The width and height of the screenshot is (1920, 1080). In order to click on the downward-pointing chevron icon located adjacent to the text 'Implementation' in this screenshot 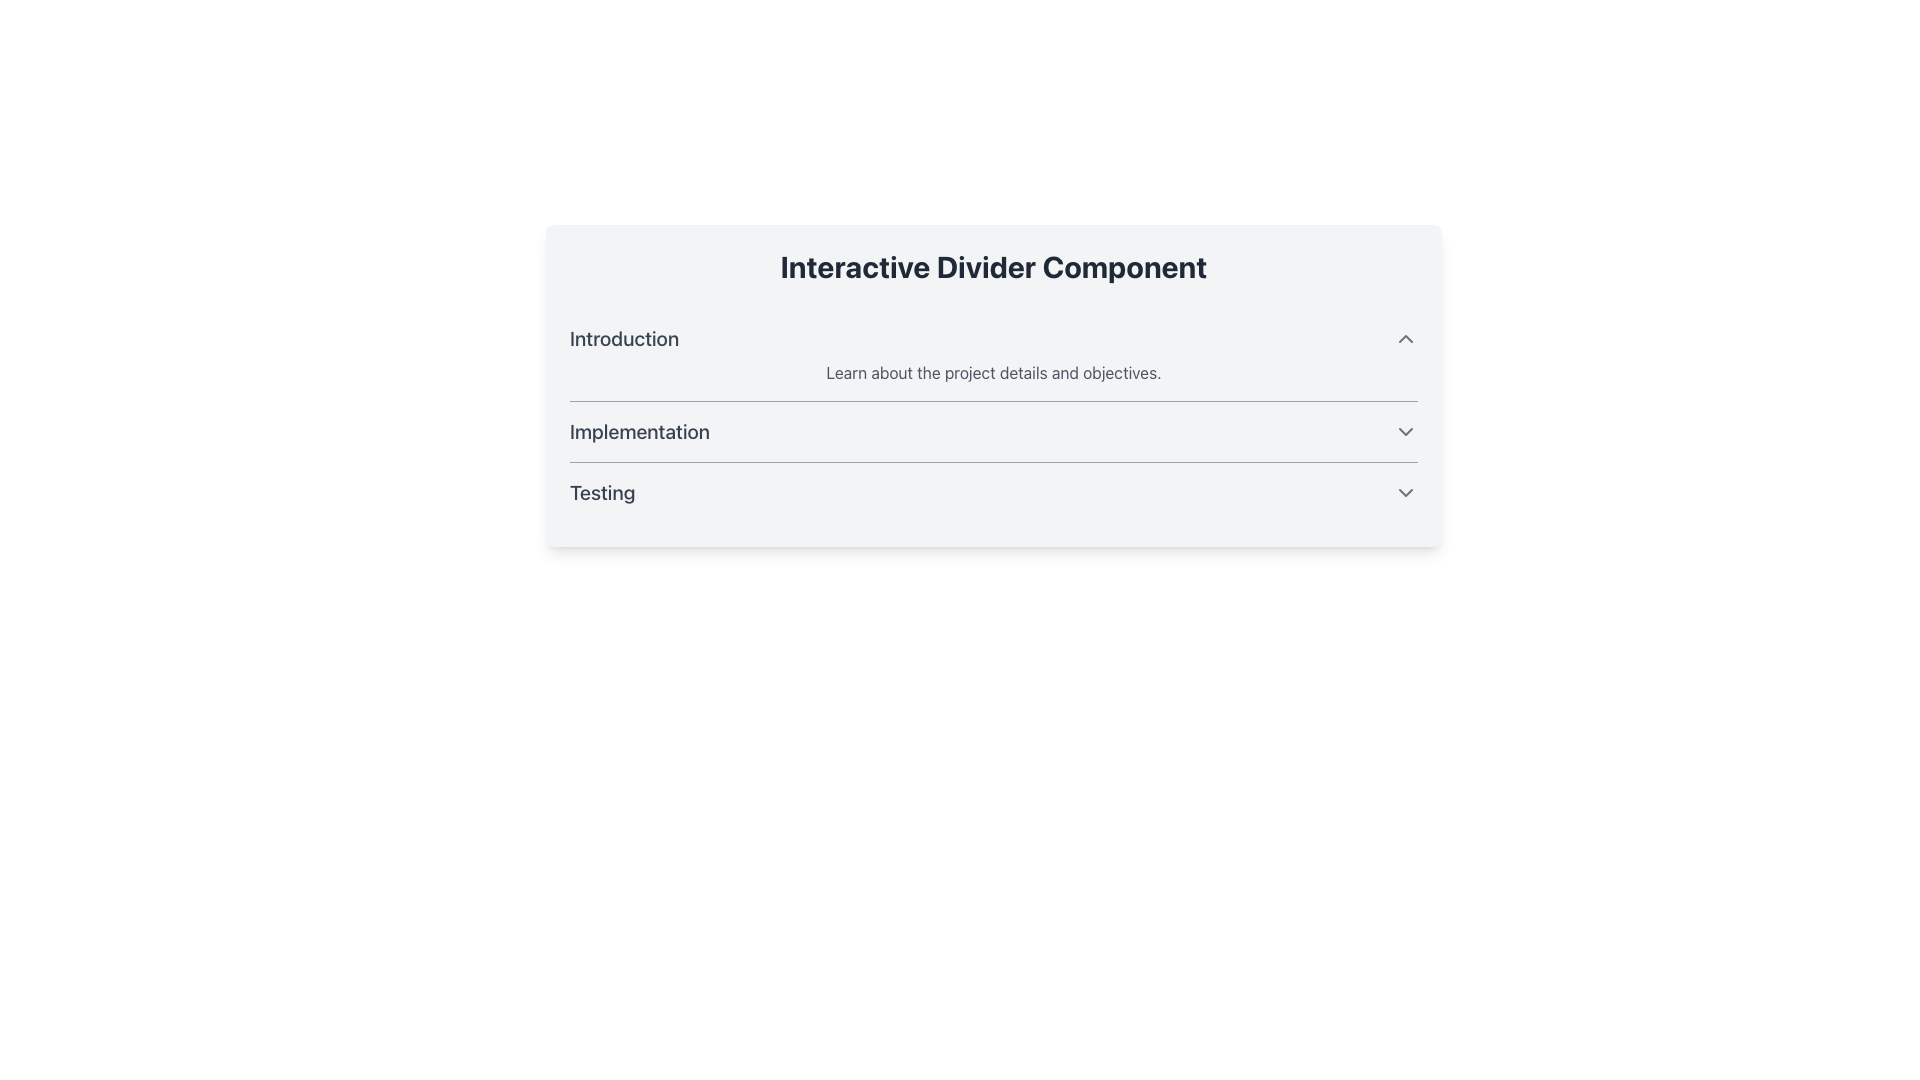, I will do `click(1405, 431)`.